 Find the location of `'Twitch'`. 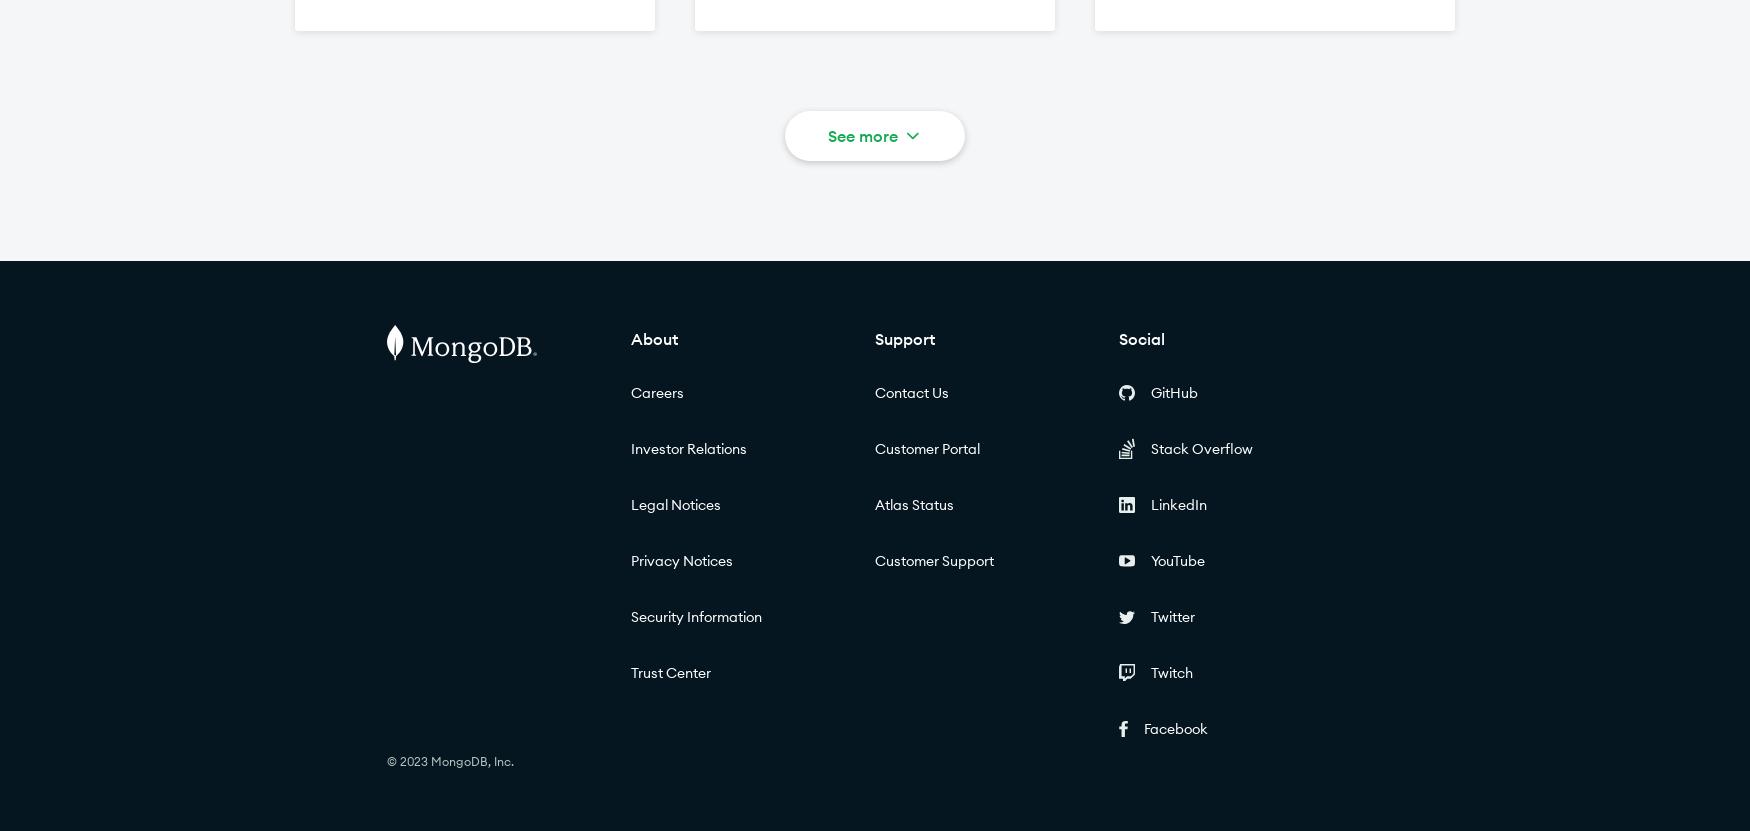

'Twitch' is located at coordinates (1170, 673).